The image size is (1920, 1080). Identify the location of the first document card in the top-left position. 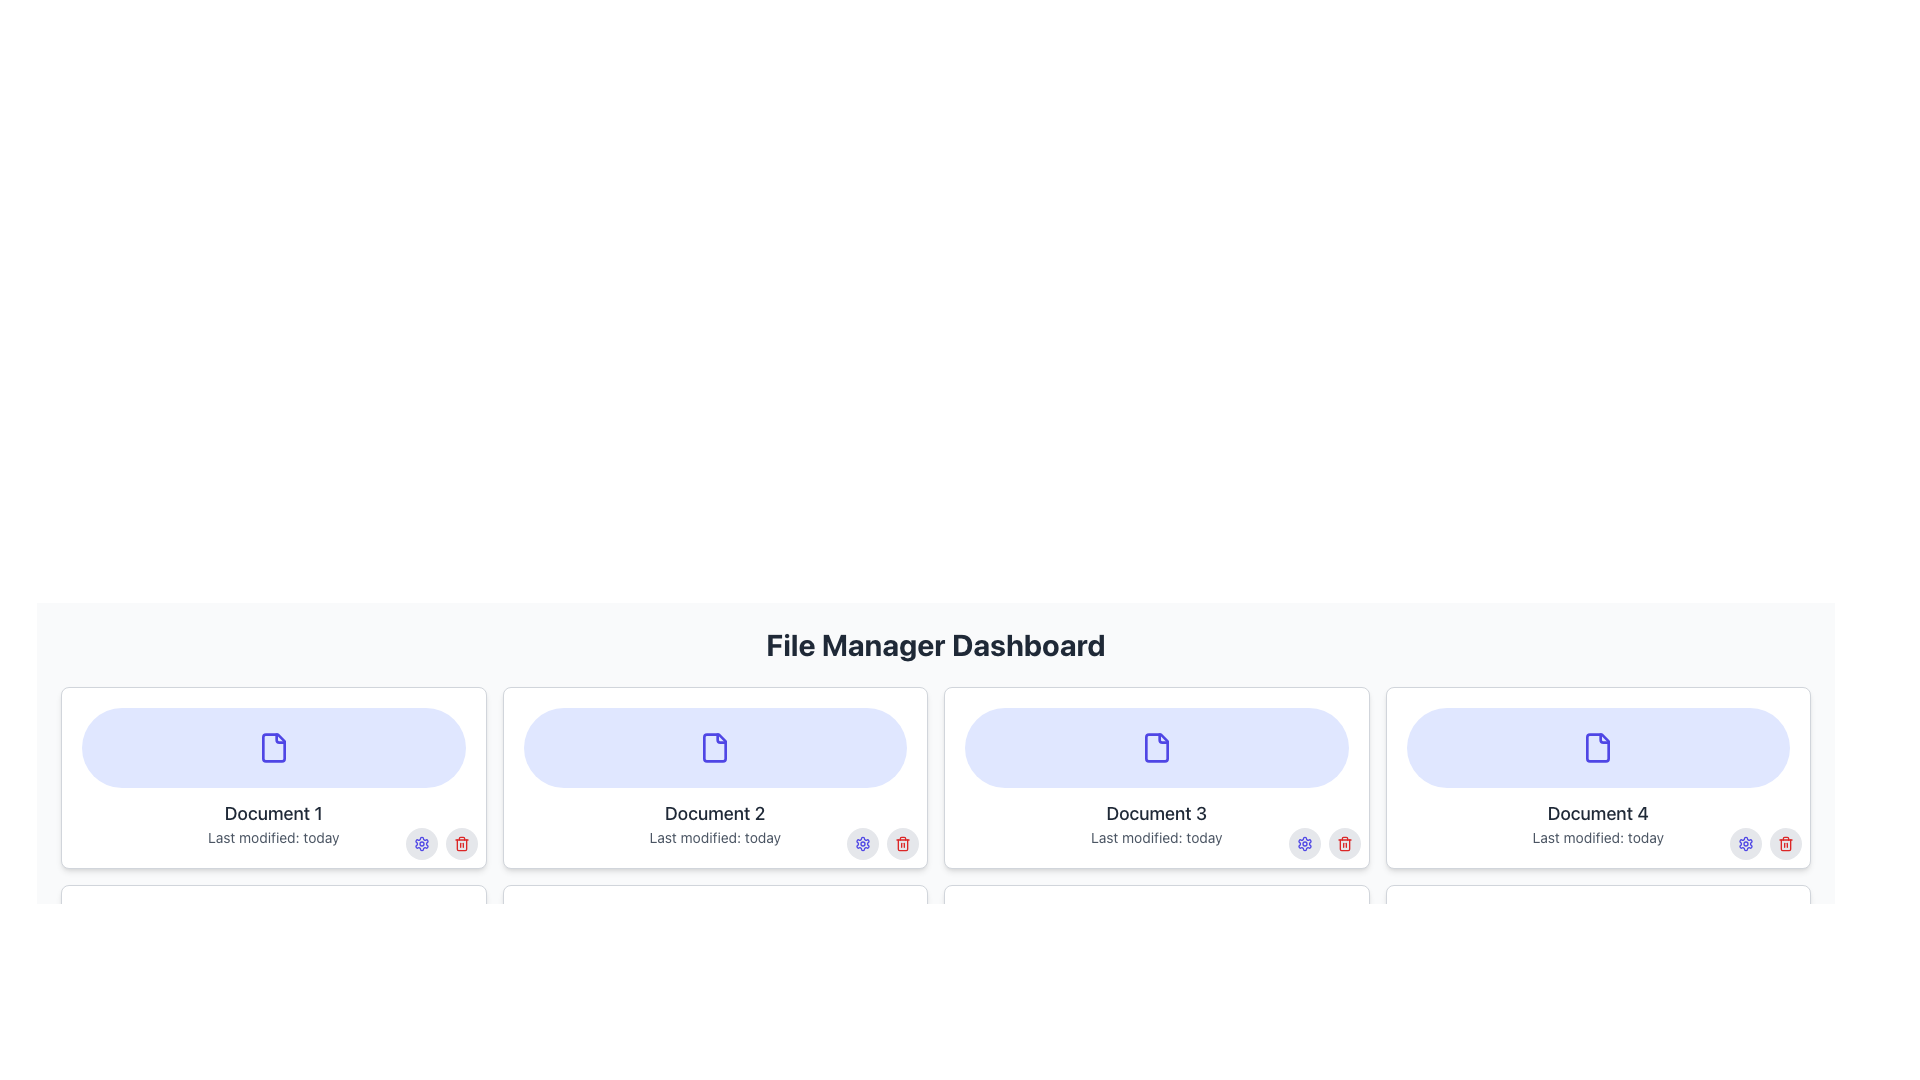
(272, 777).